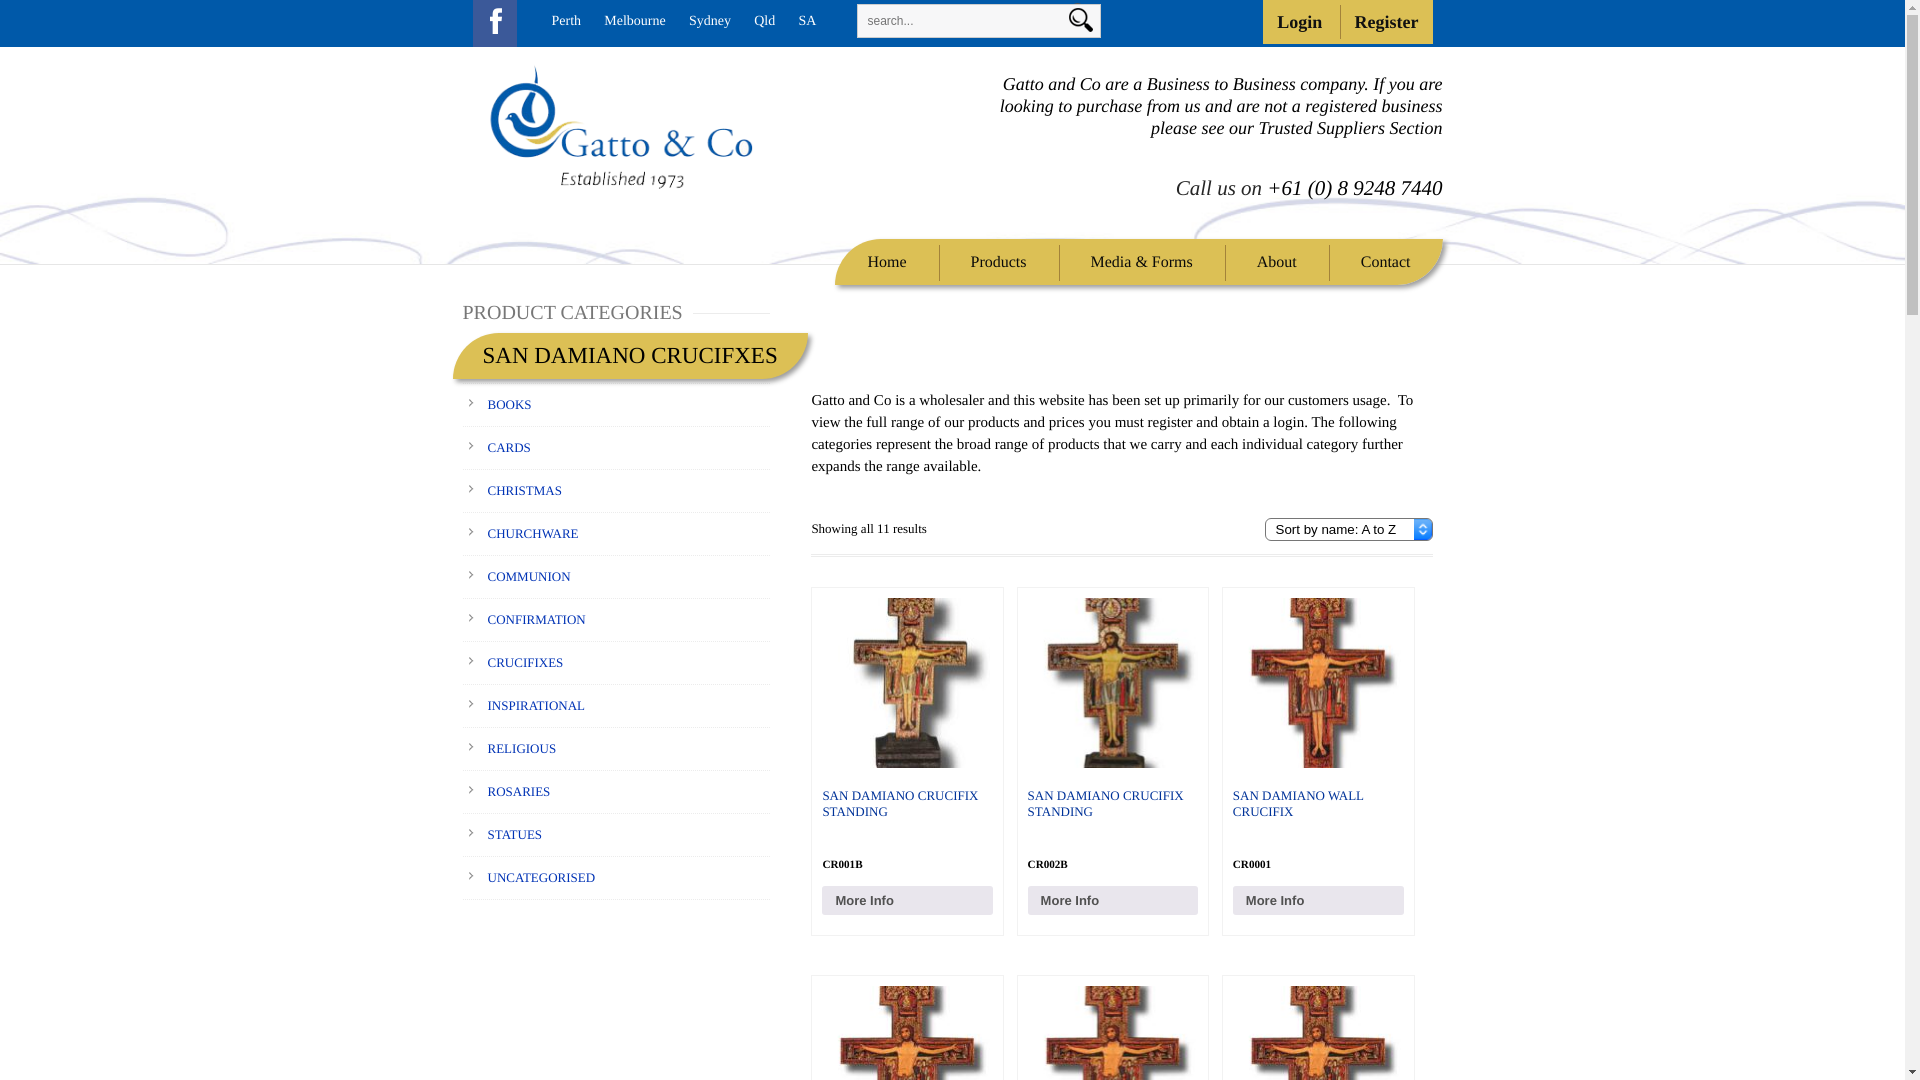 This screenshot has width=1920, height=1080. Describe the element at coordinates (1386, 22) in the screenshot. I see `'Register'` at that location.